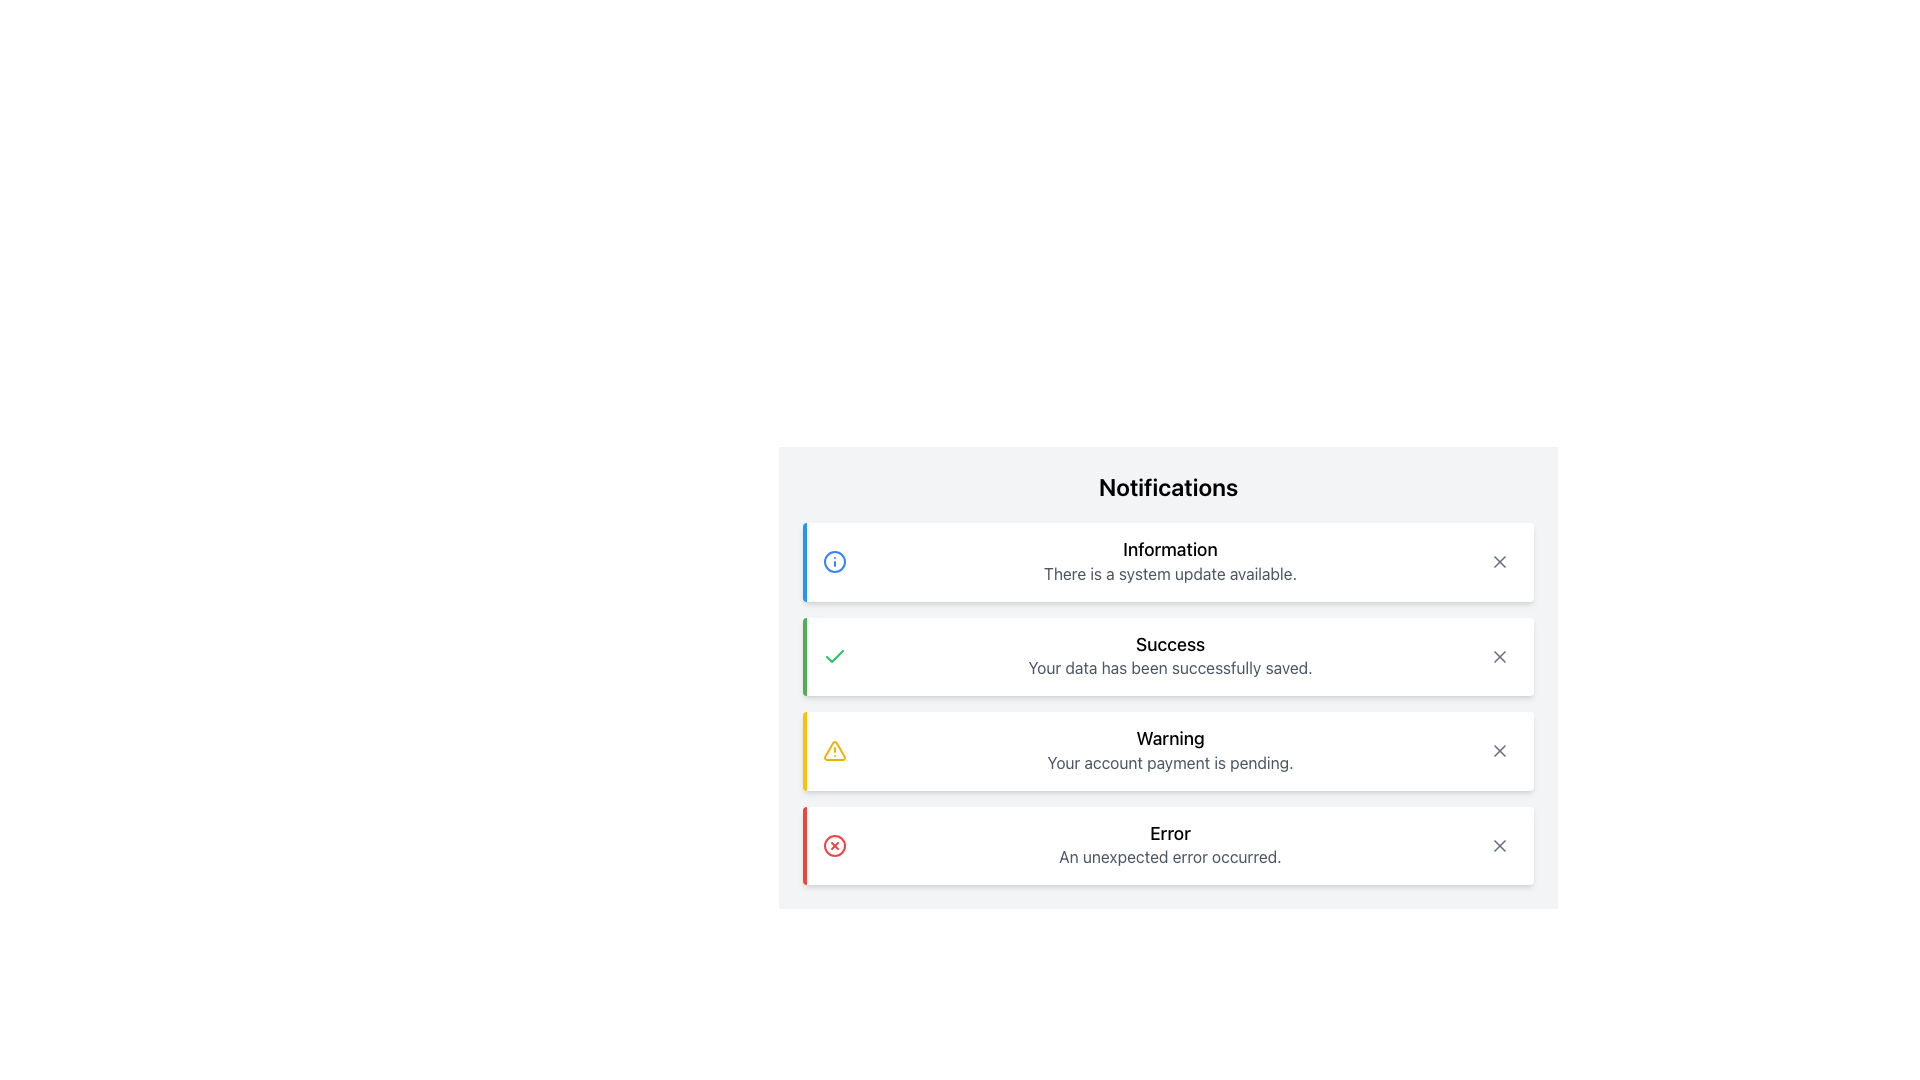 The image size is (1920, 1080). Describe the element at coordinates (835, 655) in the screenshot. I see `the success icon located to the left of the 'Success' notification panel, which indicates a successful operation` at that location.